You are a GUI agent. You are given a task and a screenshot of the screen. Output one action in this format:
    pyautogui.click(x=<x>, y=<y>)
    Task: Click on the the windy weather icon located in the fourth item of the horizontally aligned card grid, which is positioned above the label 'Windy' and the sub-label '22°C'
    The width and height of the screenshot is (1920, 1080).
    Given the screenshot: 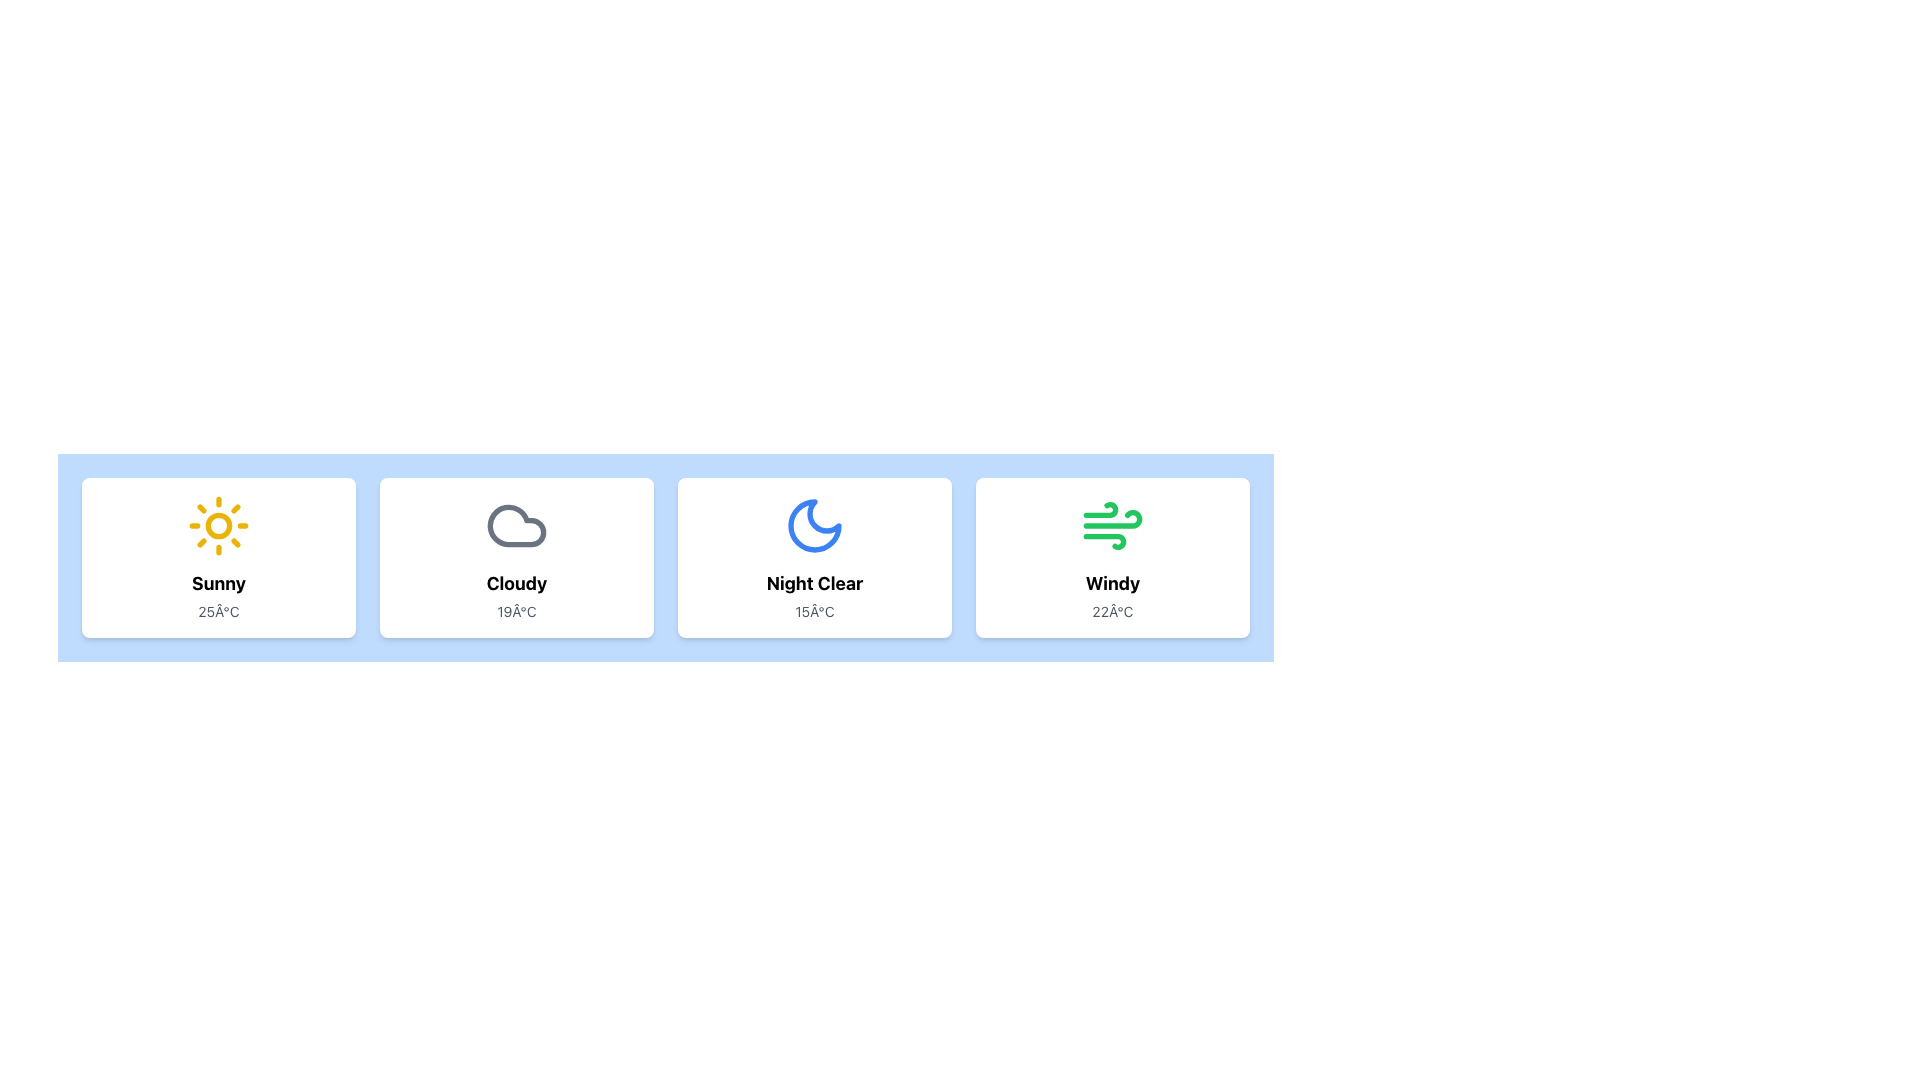 What is the action you would take?
    pyautogui.click(x=1112, y=524)
    